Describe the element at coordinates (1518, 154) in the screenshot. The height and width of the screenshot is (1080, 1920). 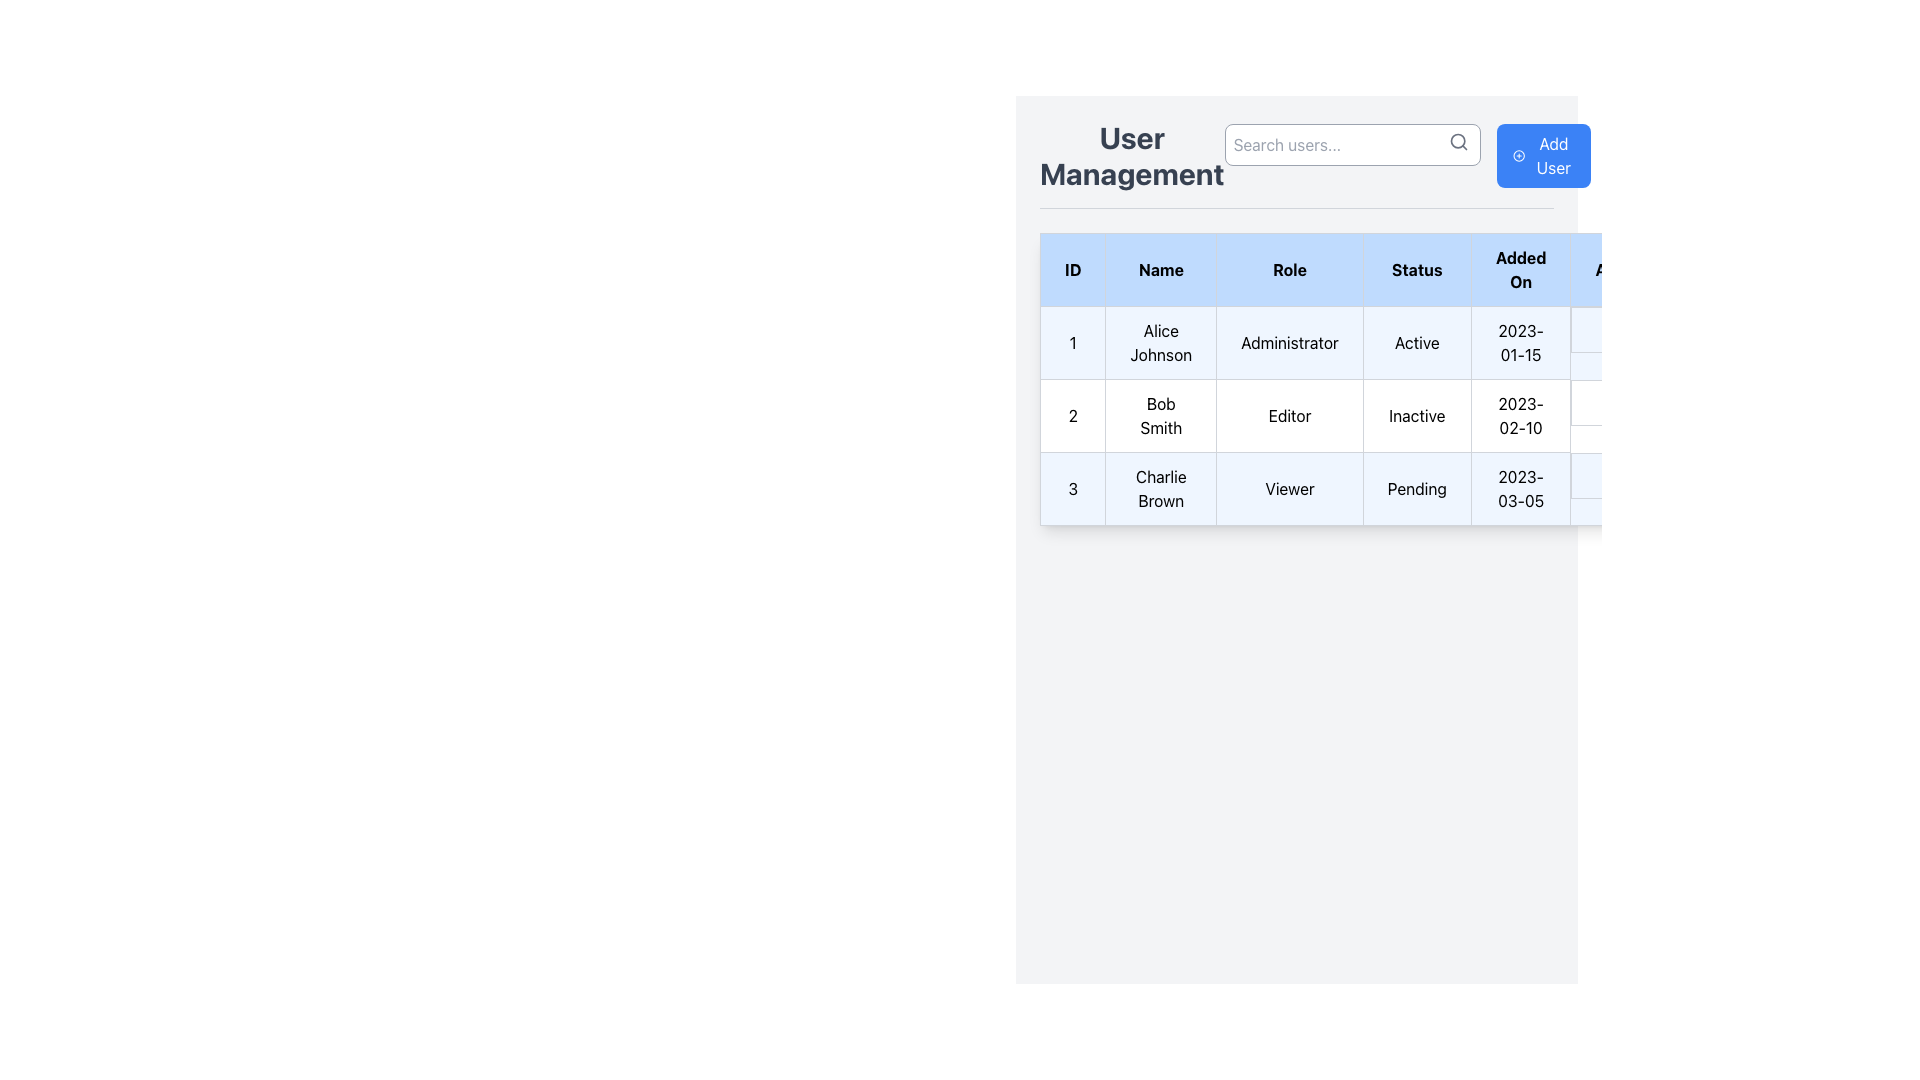
I see `the circular '+' icon located within the 'Add User' button at the top-right corner of the interface` at that location.